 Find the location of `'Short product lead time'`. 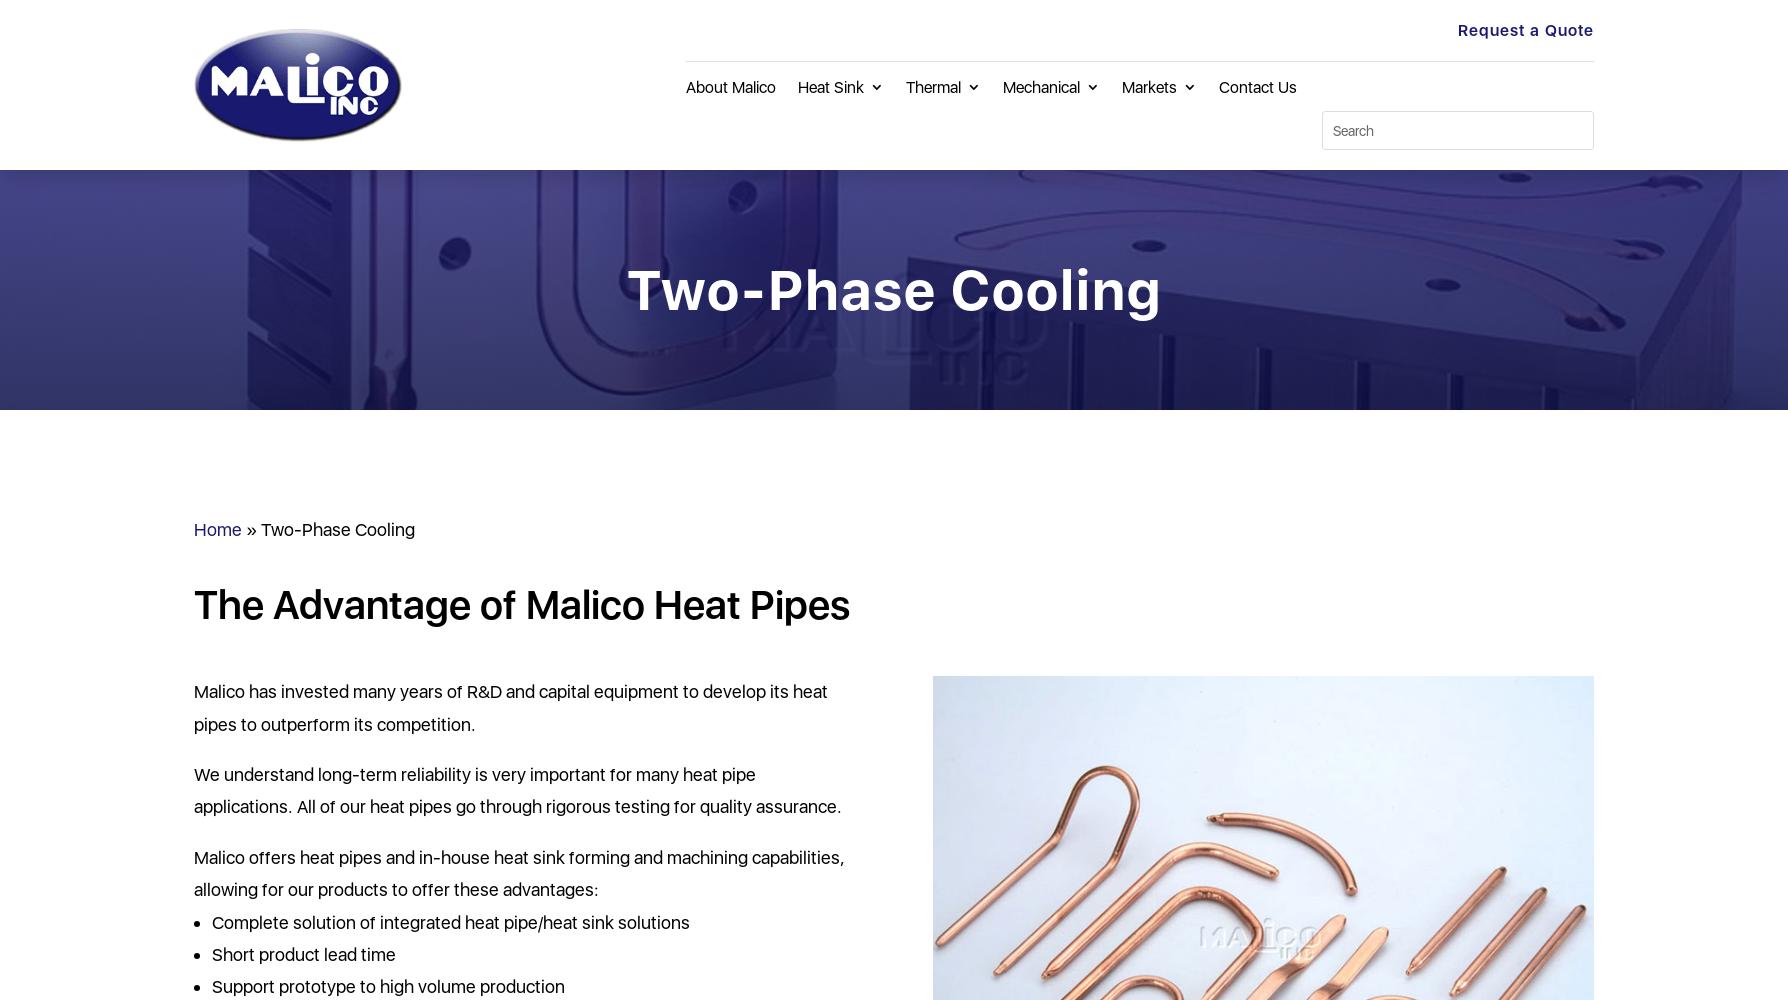

'Short product lead time' is located at coordinates (212, 953).